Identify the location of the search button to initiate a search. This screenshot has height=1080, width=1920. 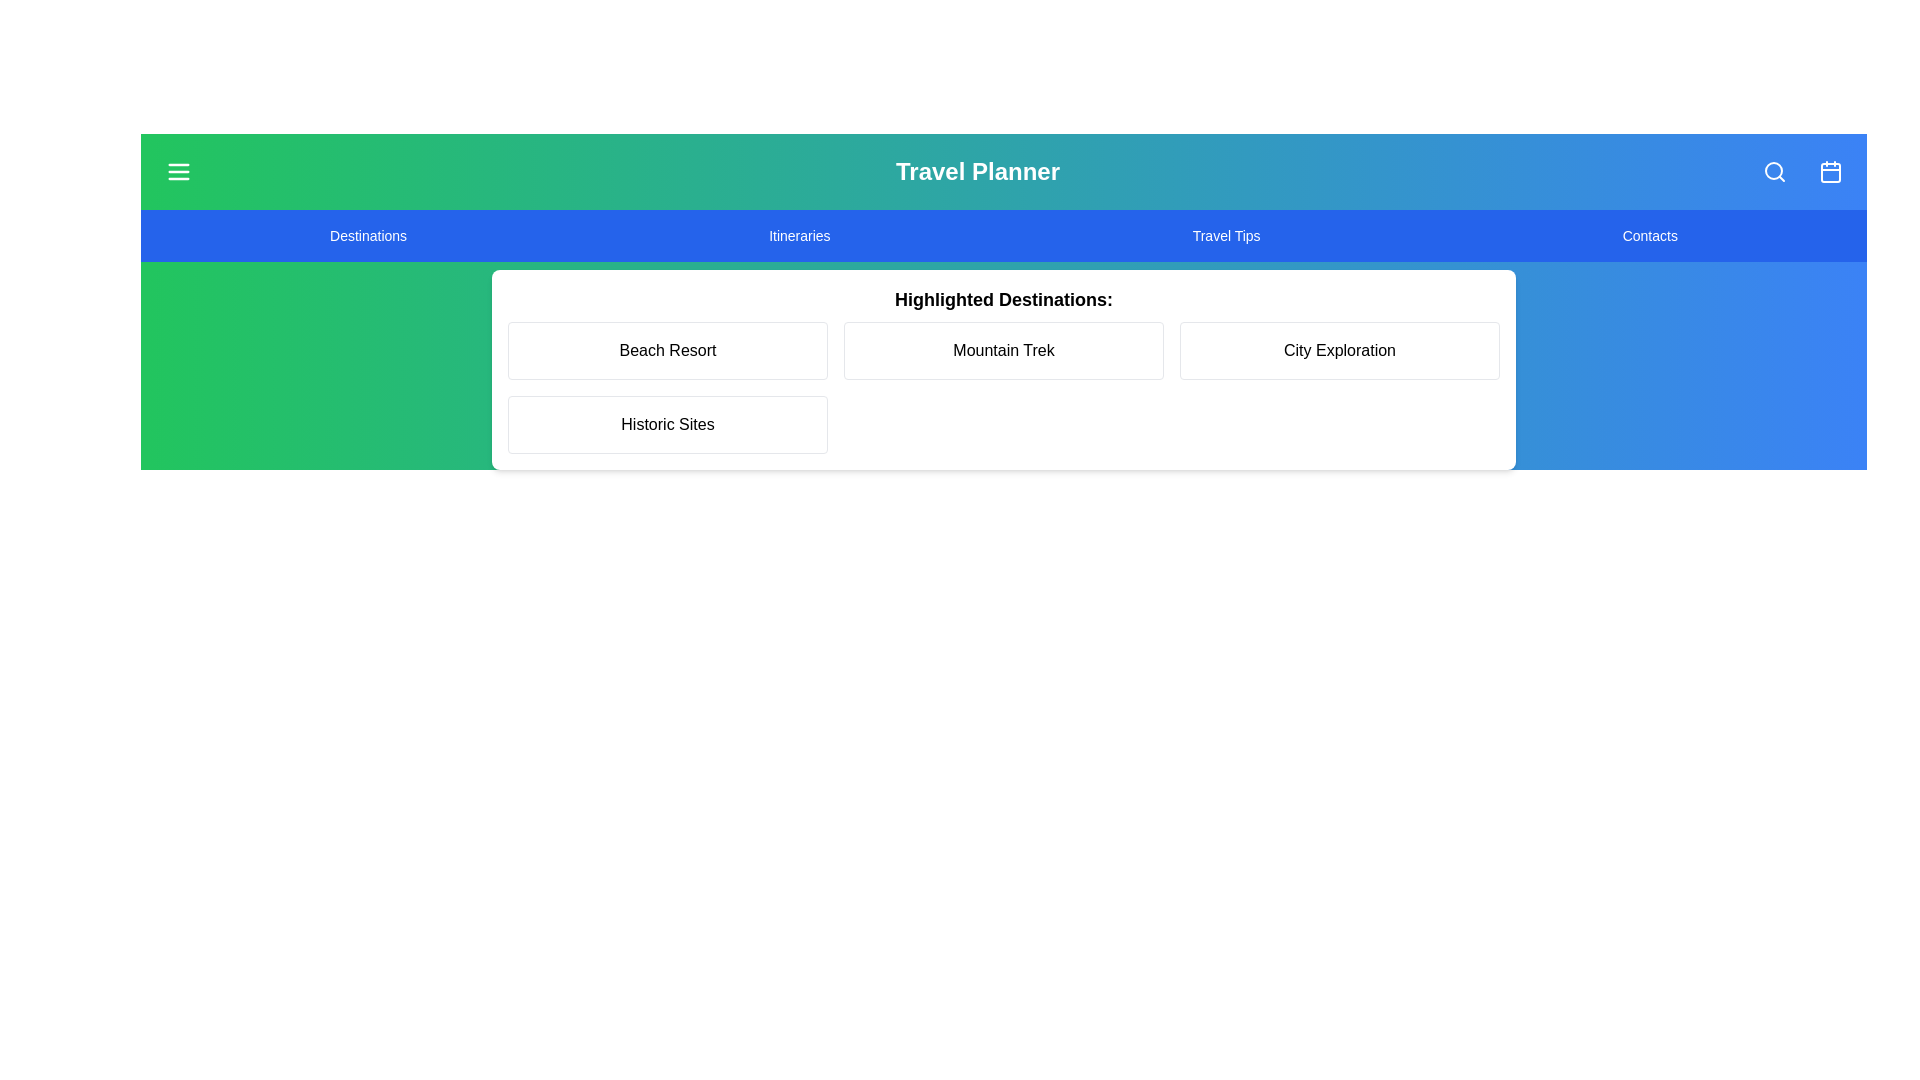
(1775, 171).